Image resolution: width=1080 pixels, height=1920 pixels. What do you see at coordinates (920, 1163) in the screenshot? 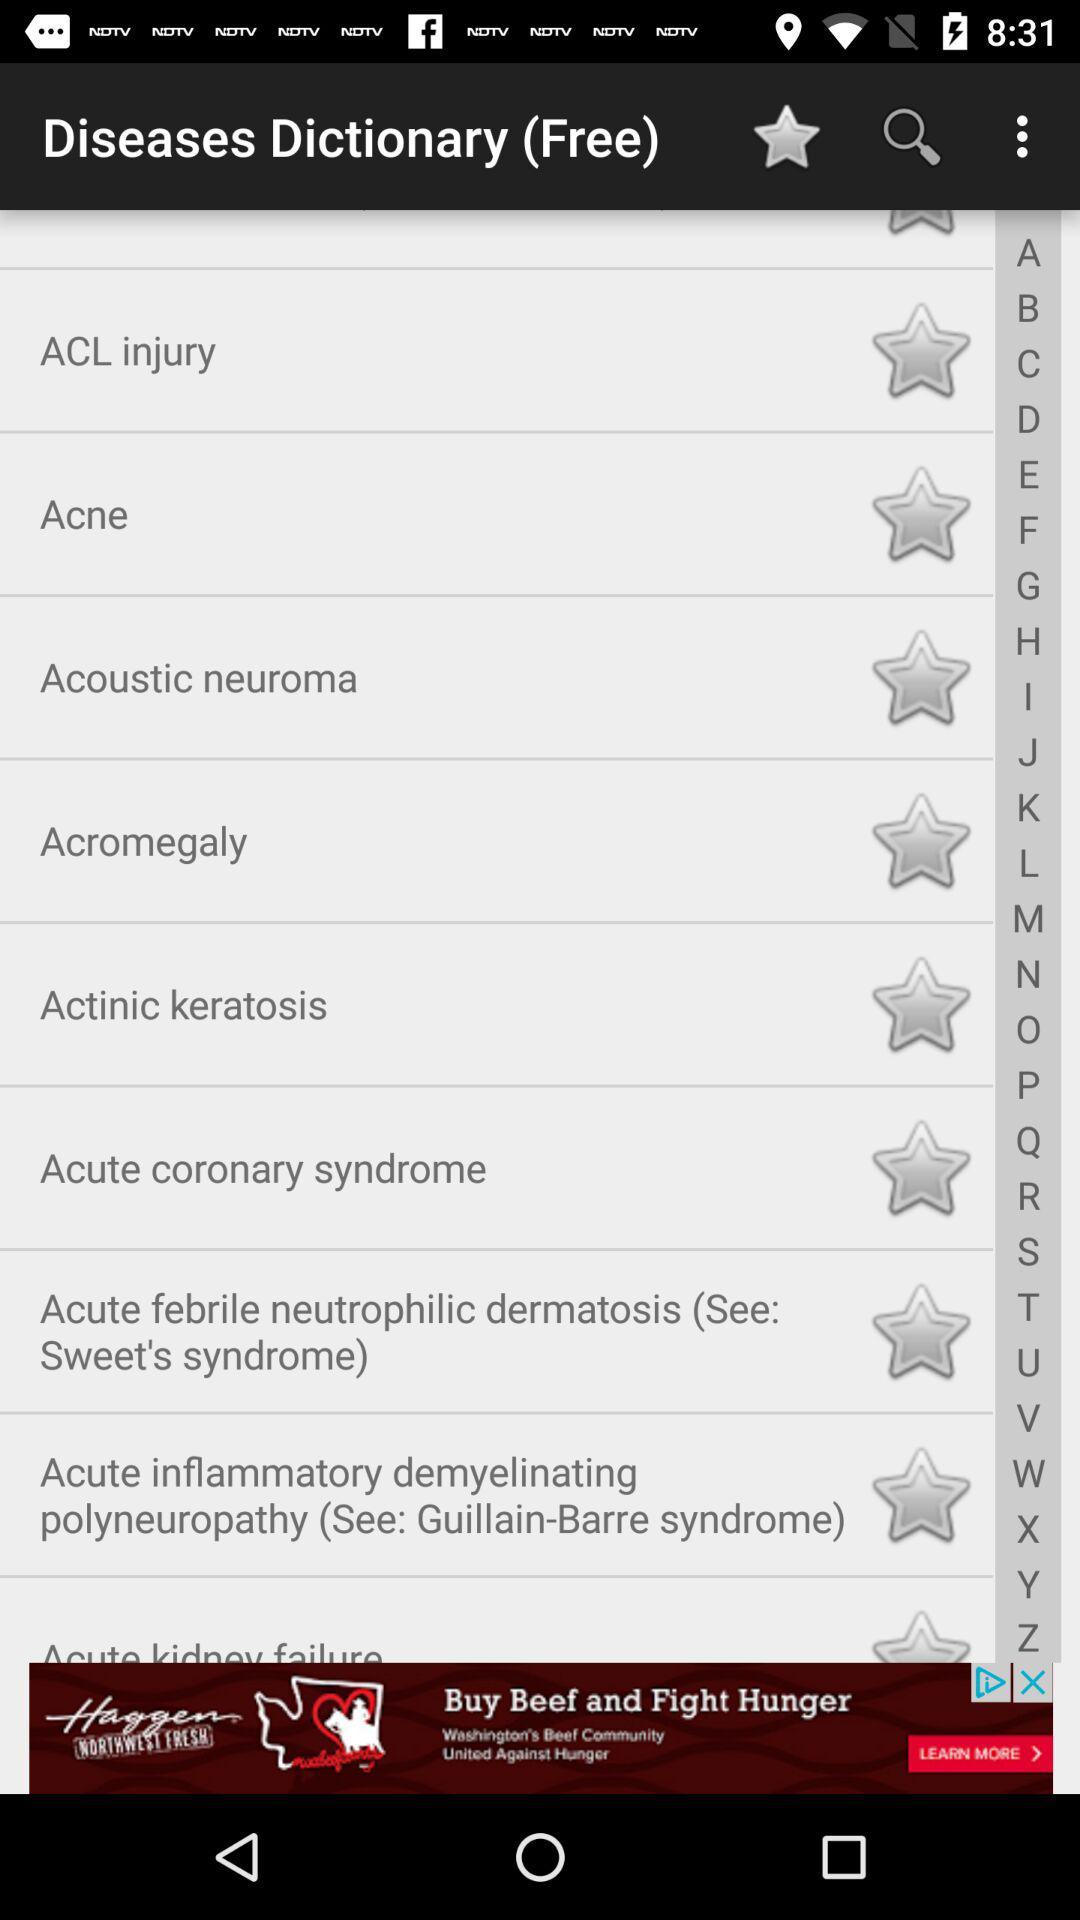
I see `bookmark` at bounding box center [920, 1163].